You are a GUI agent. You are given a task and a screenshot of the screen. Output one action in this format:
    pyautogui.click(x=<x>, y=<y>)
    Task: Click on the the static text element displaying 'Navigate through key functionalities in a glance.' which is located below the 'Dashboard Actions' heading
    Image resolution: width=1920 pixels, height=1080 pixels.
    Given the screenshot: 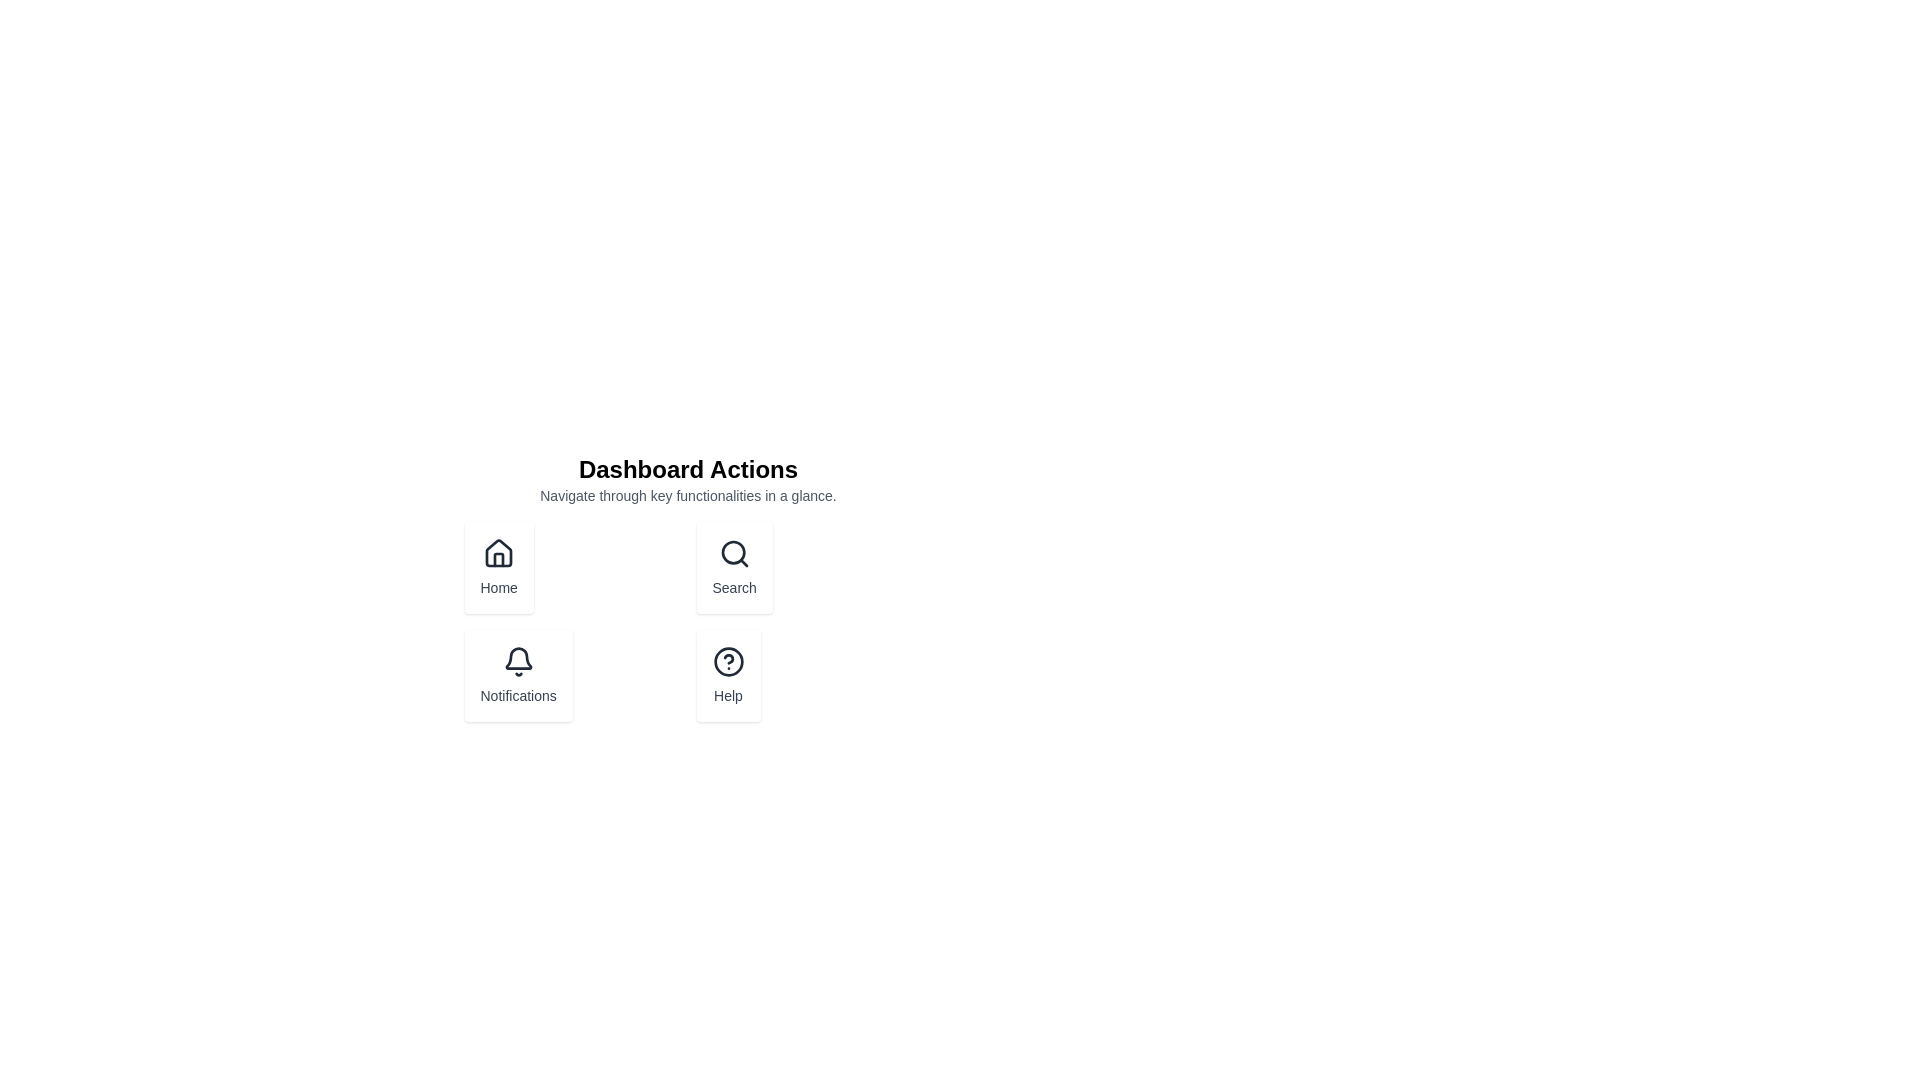 What is the action you would take?
    pyautogui.click(x=688, y=495)
    